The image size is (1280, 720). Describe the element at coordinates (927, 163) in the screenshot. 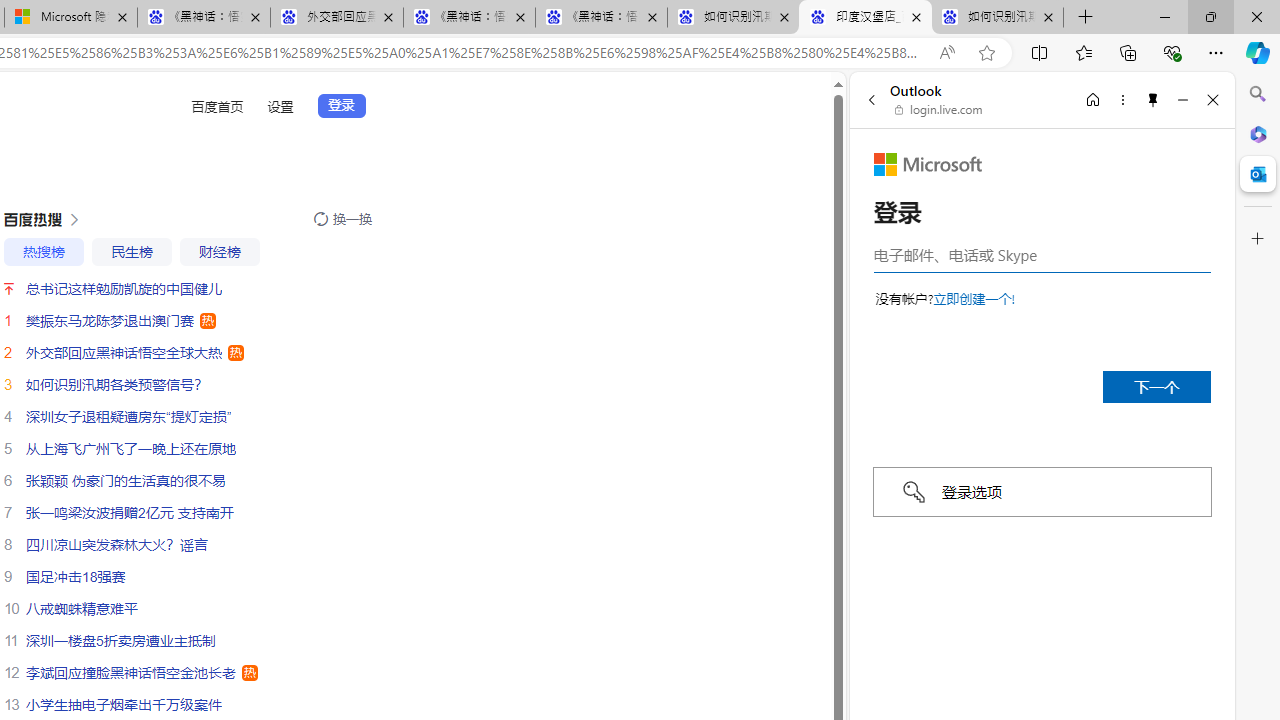

I see `'Microsoft'` at that location.